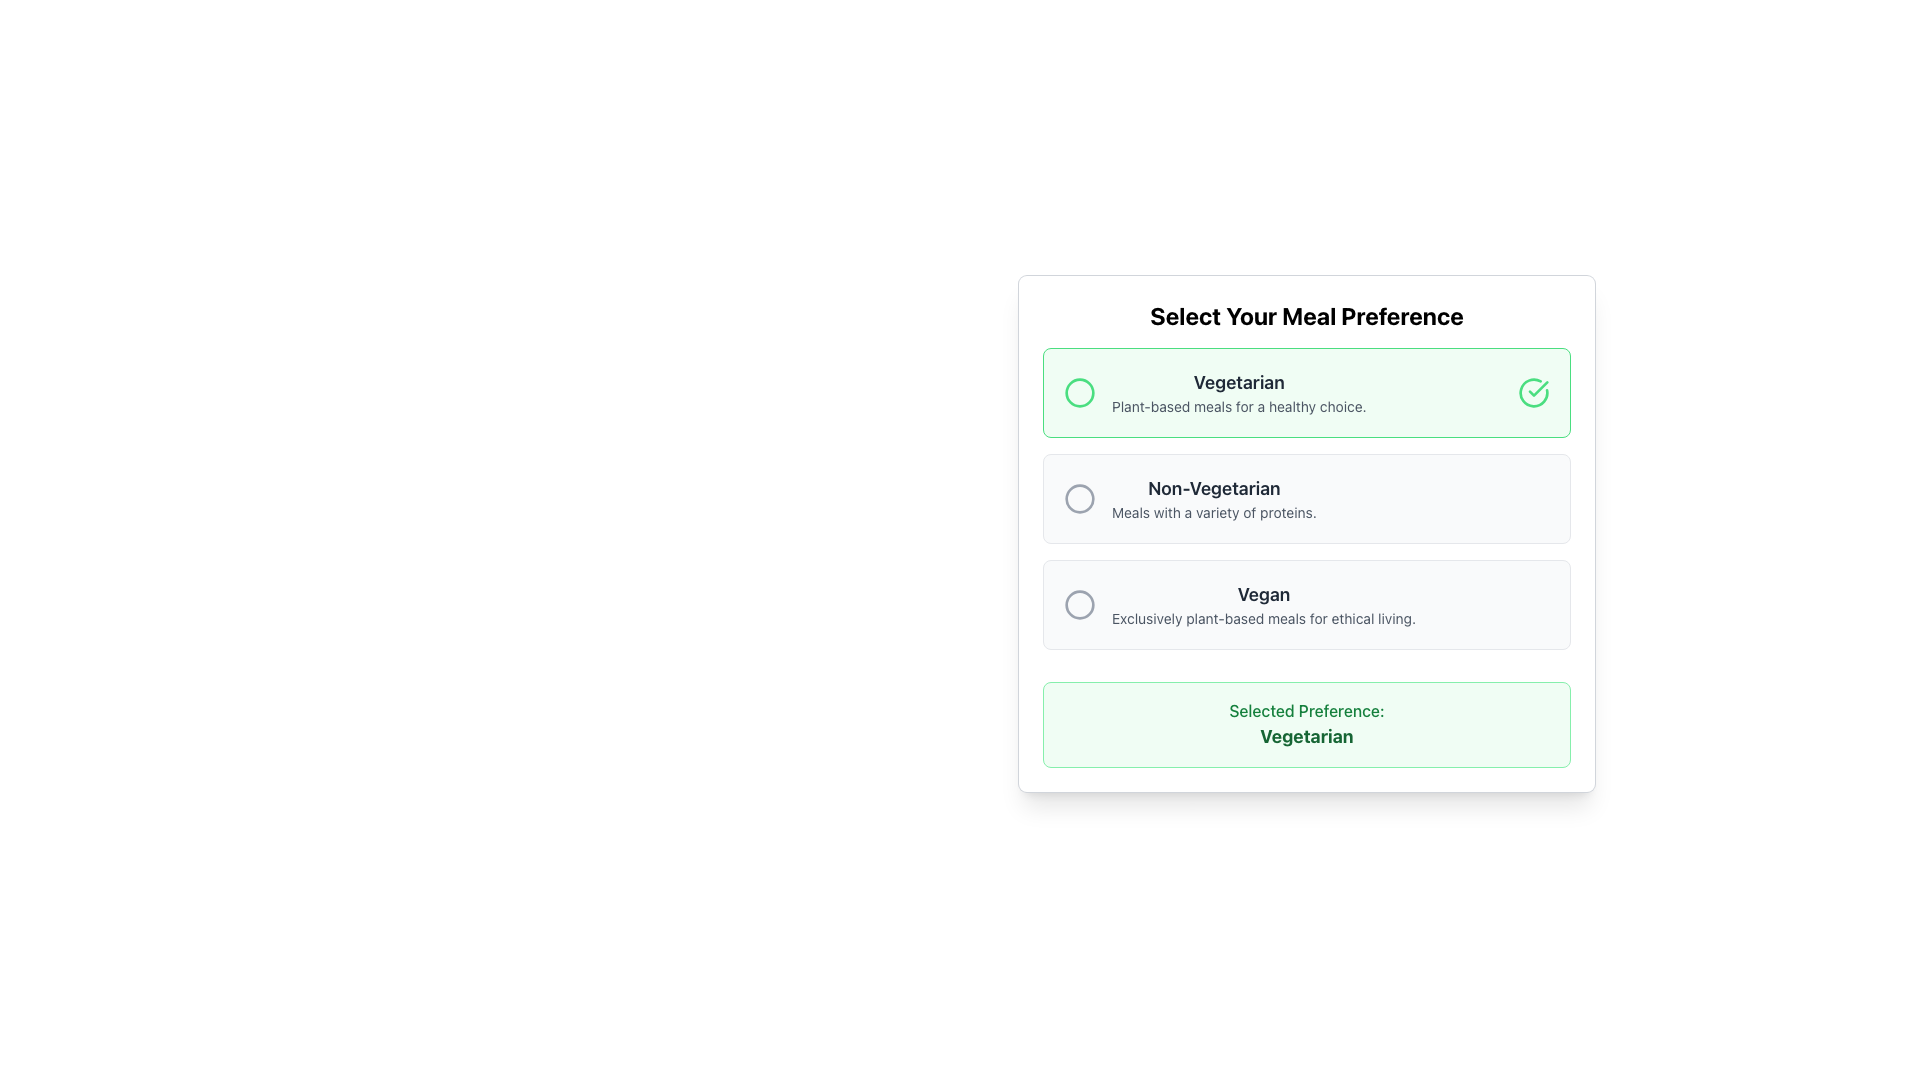  What do you see at coordinates (1213, 512) in the screenshot?
I see `the descriptive text label providing information about the 'Non-Vegetarian' meal option, located below the 'Non-Vegetarian' header in the modal interface` at bounding box center [1213, 512].